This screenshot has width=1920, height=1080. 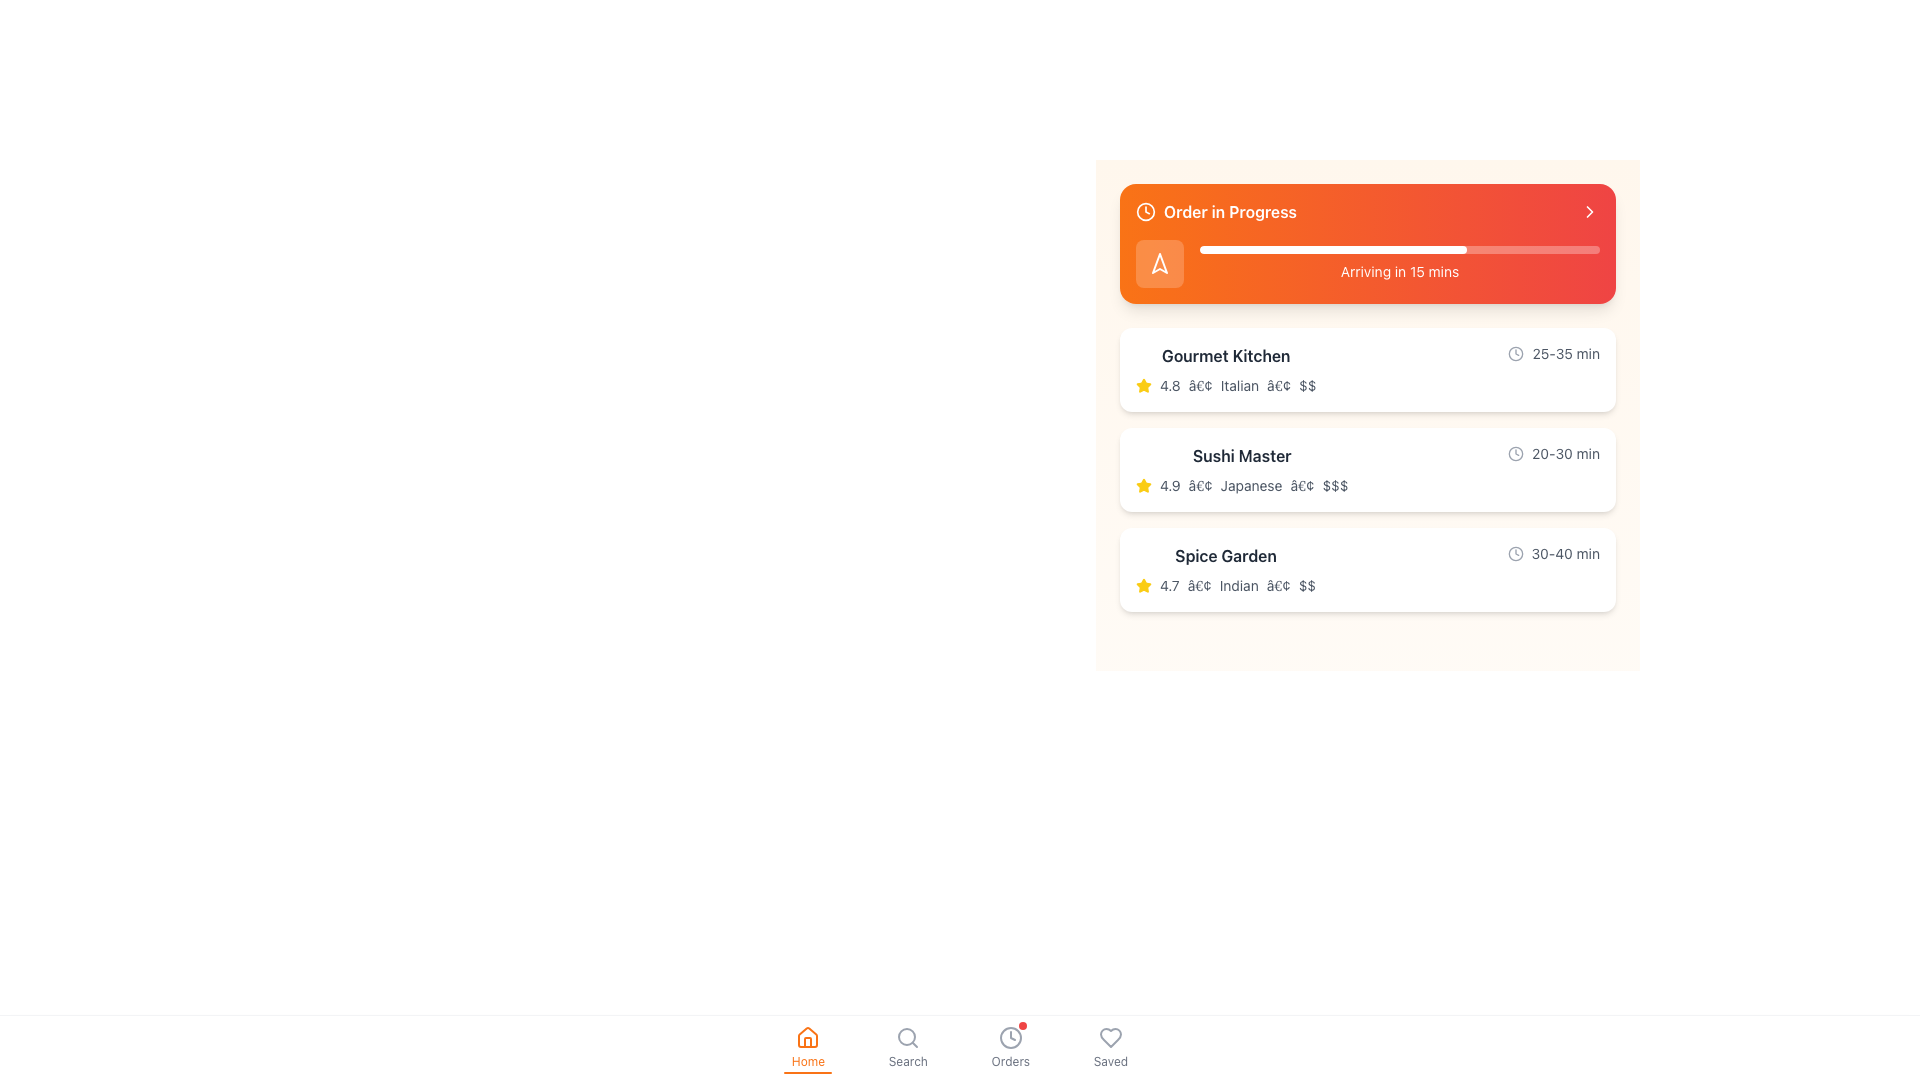 What do you see at coordinates (1143, 585) in the screenshot?
I see `the yellow star icon representing a rating element located to the left of the text '4.7' under the 'Spice Garden' entry in the third card below the 'Order in Progress' banner` at bounding box center [1143, 585].